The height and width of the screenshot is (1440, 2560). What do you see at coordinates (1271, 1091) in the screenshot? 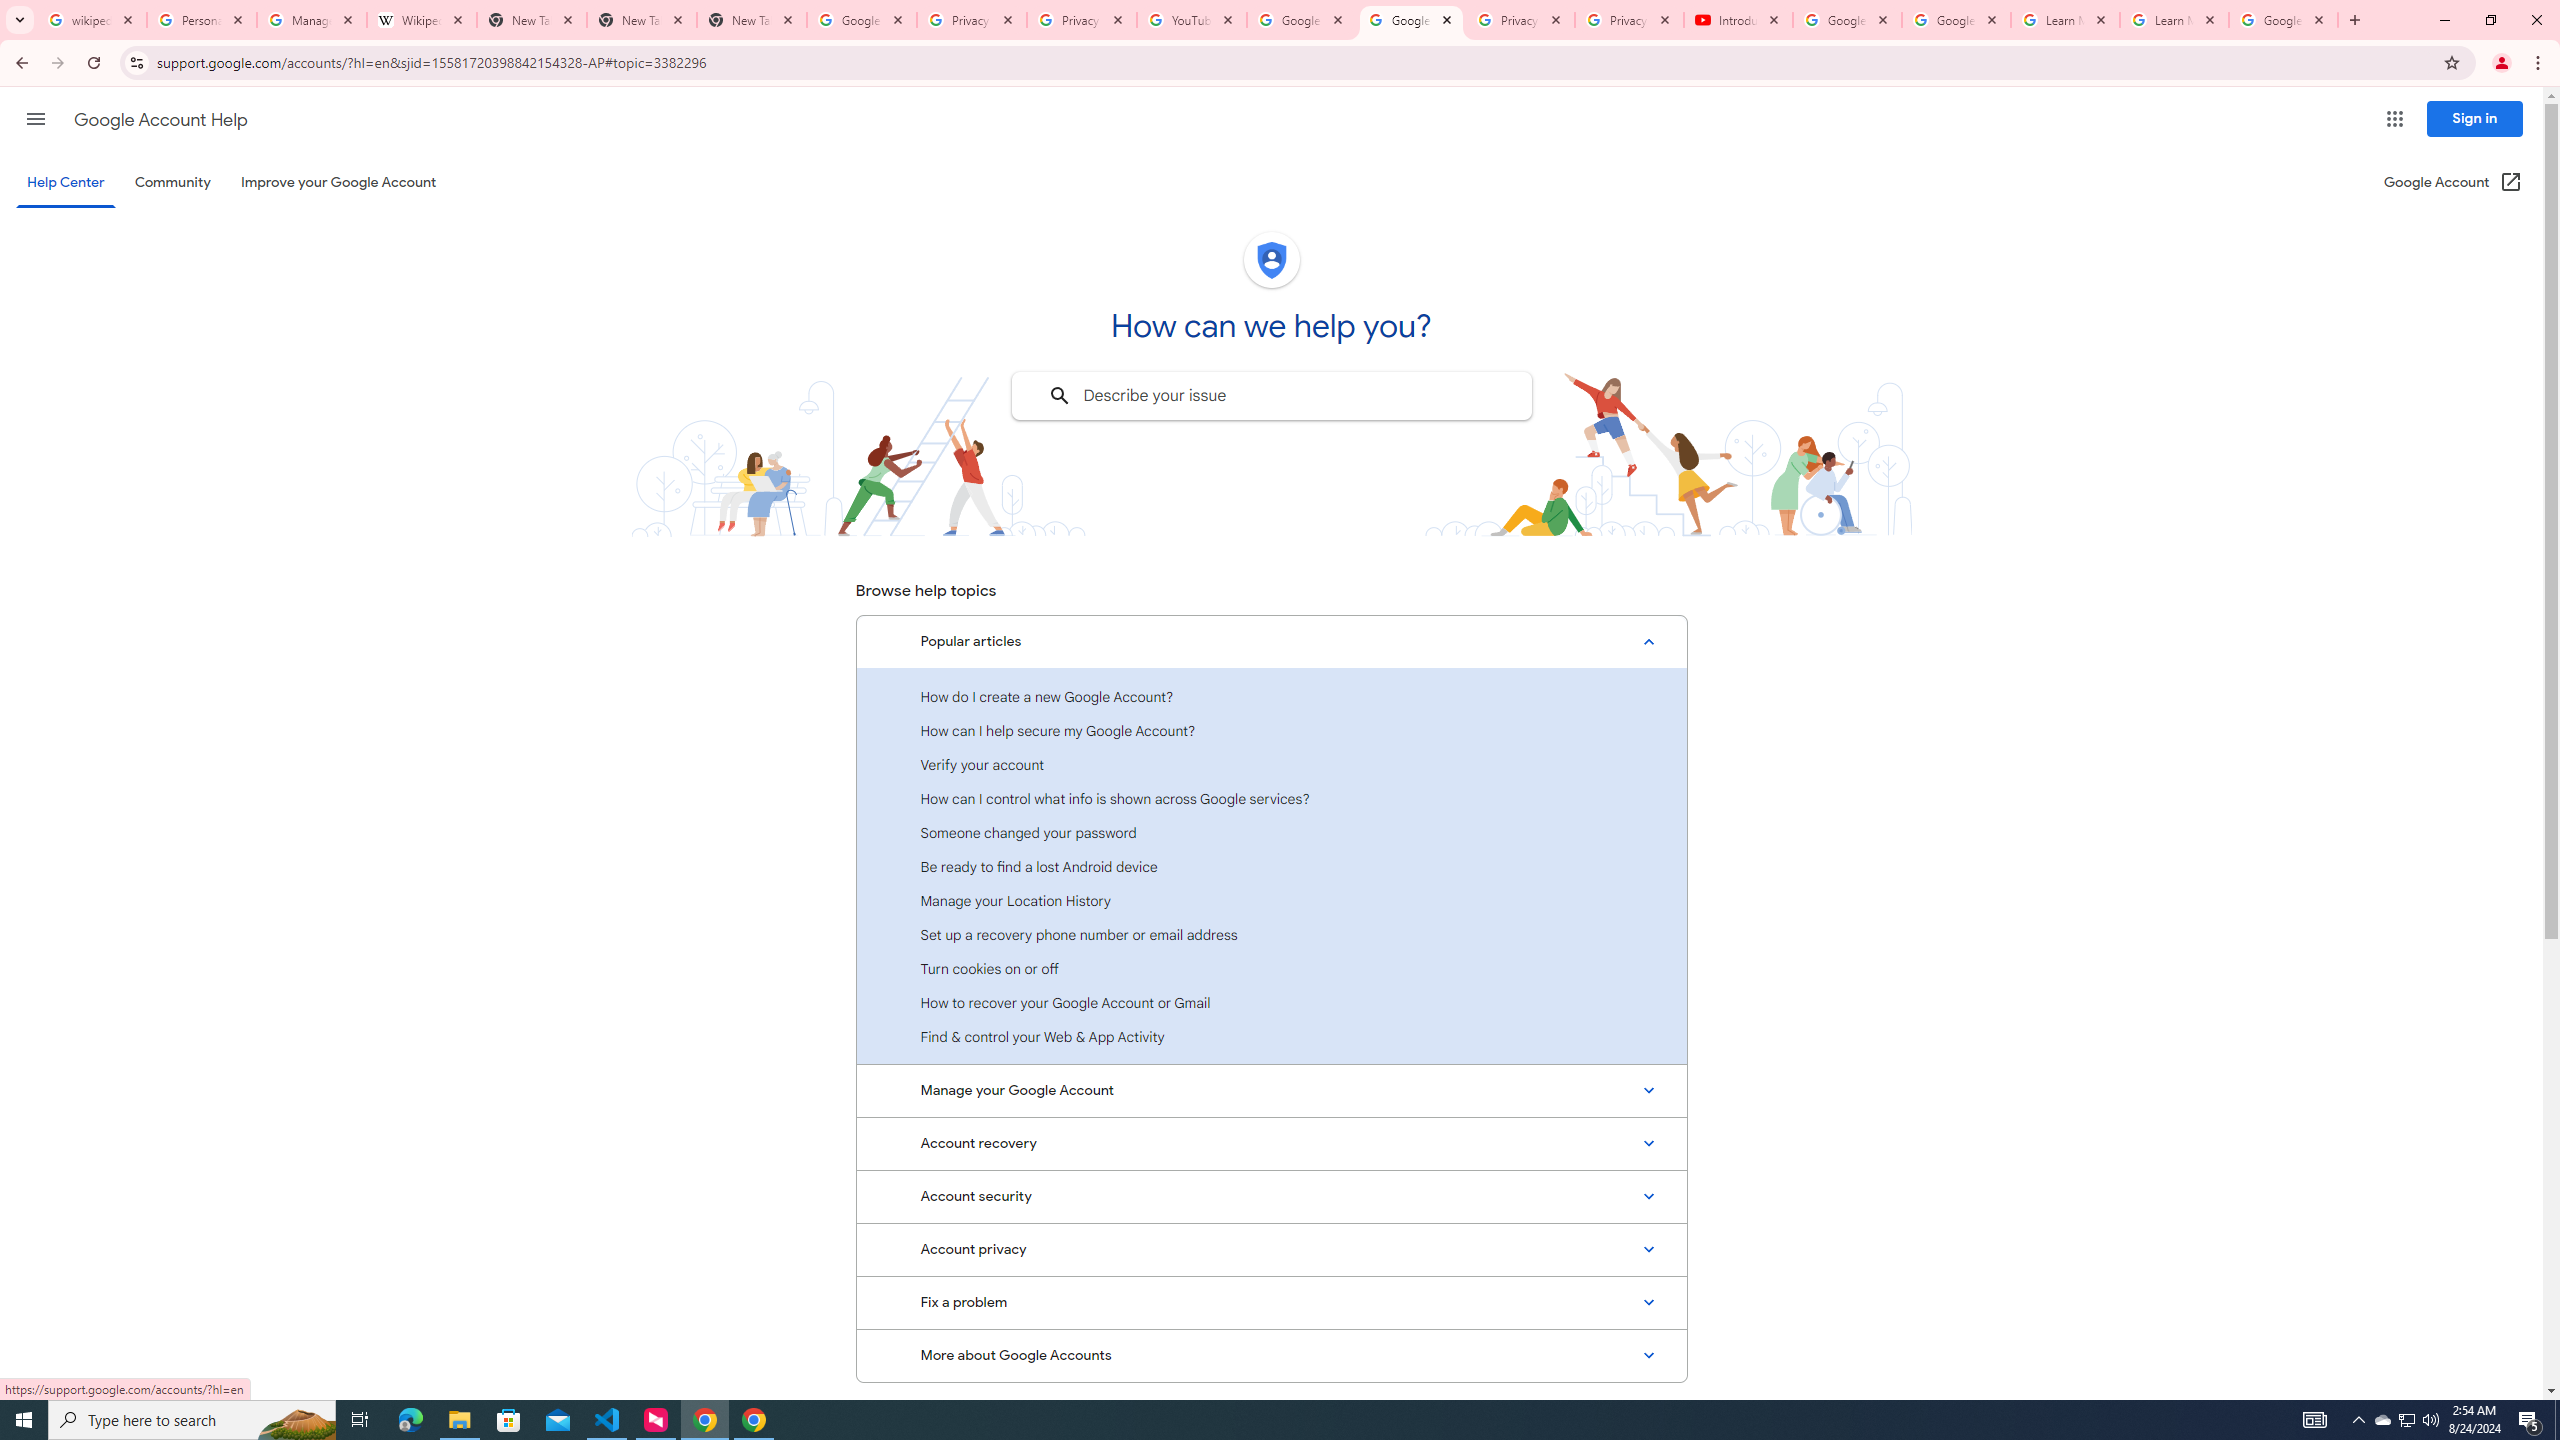
I see `'Manage your Google Account'` at bounding box center [1271, 1091].